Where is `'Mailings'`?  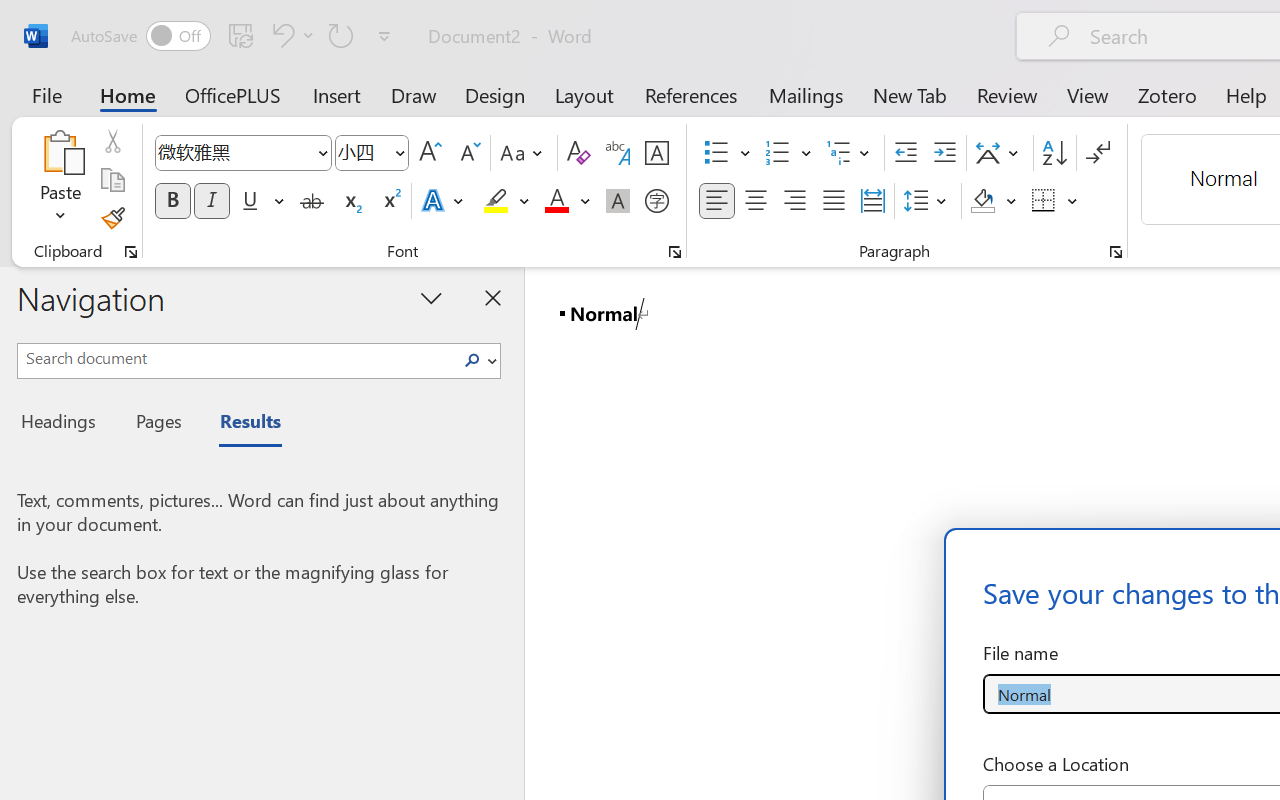 'Mailings' is located at coordinates (806, 94).